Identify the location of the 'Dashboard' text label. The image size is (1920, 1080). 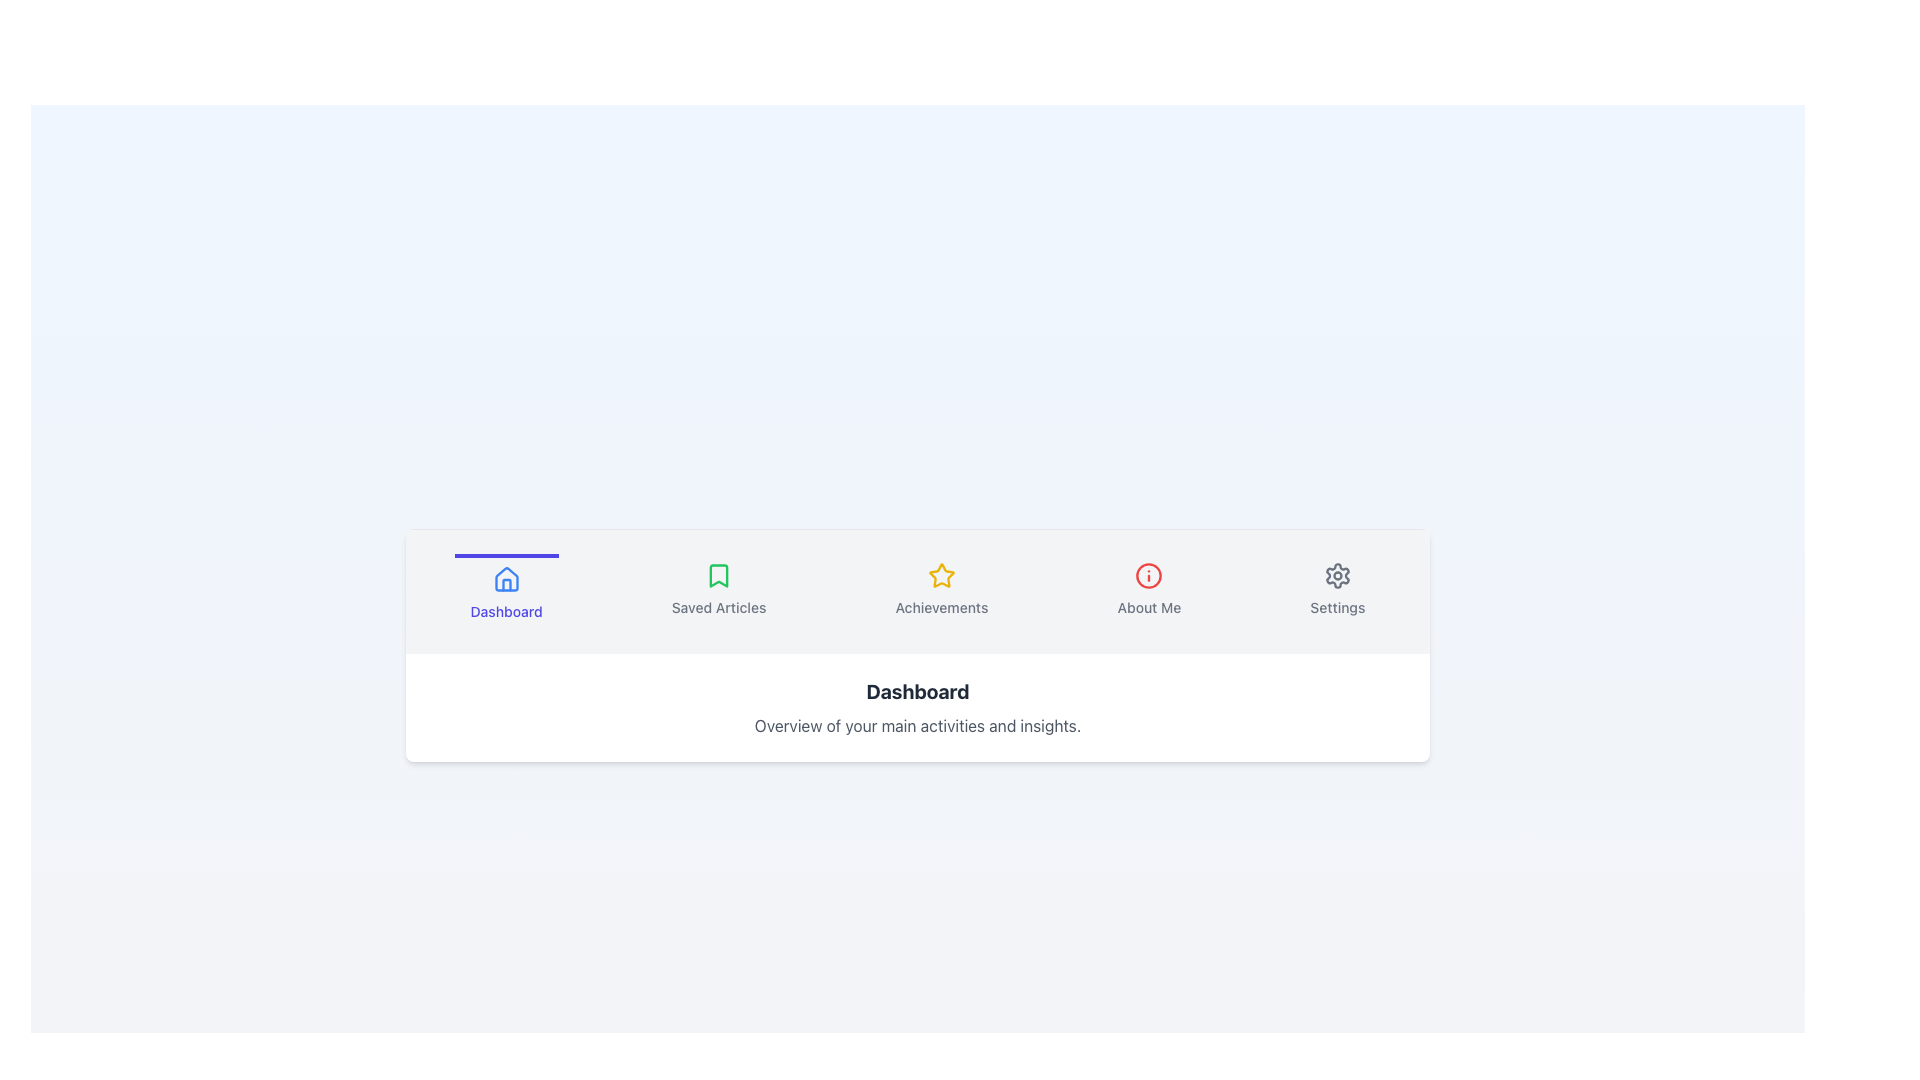
(506, 610).